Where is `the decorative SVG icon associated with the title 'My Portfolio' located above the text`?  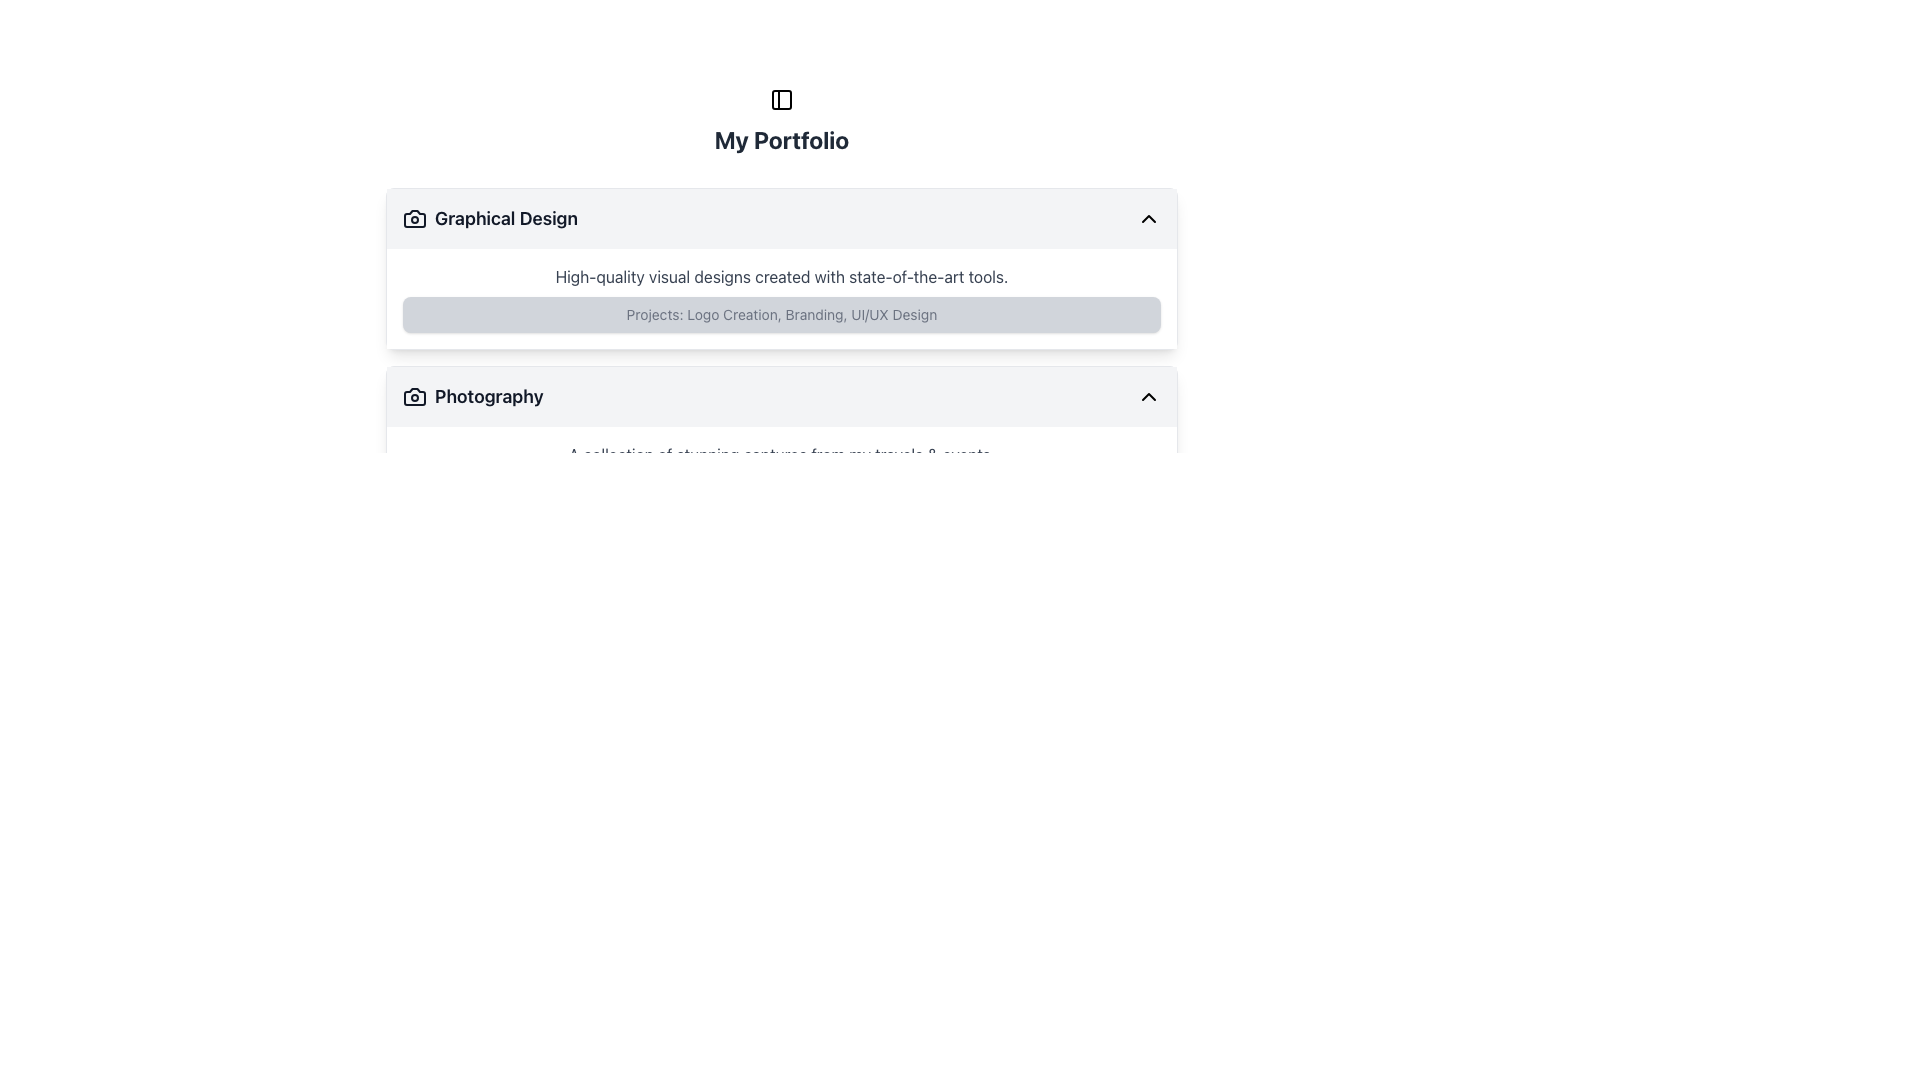
the decorative SVG icon associated with the title 'My Portfolio' located above the text is located at coordinates (781, 100).